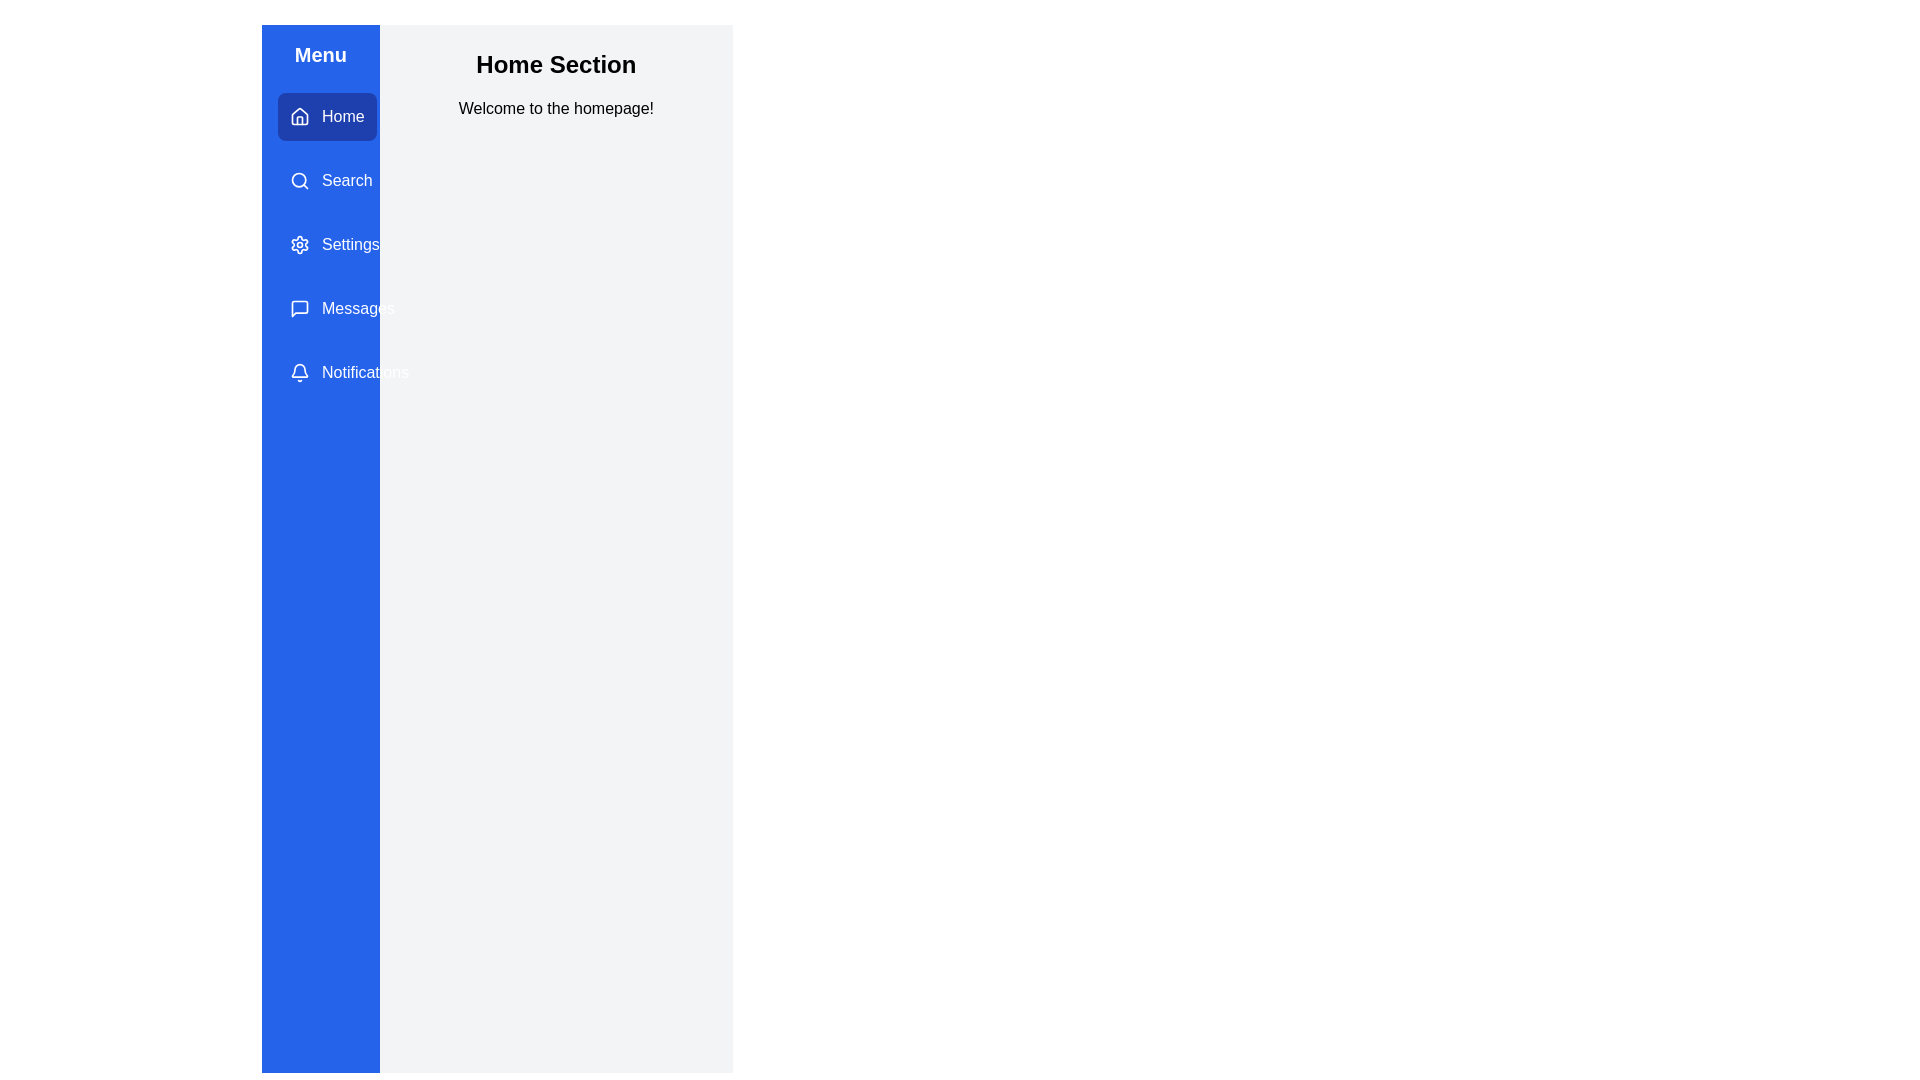 This screenshot has height=1080, width=1920. What do you see at coordinates (298, 115) in the screenshot?
I see `the 'Home' icon located at the top of the vertical navigation bar` at bounding box center [298, 115].